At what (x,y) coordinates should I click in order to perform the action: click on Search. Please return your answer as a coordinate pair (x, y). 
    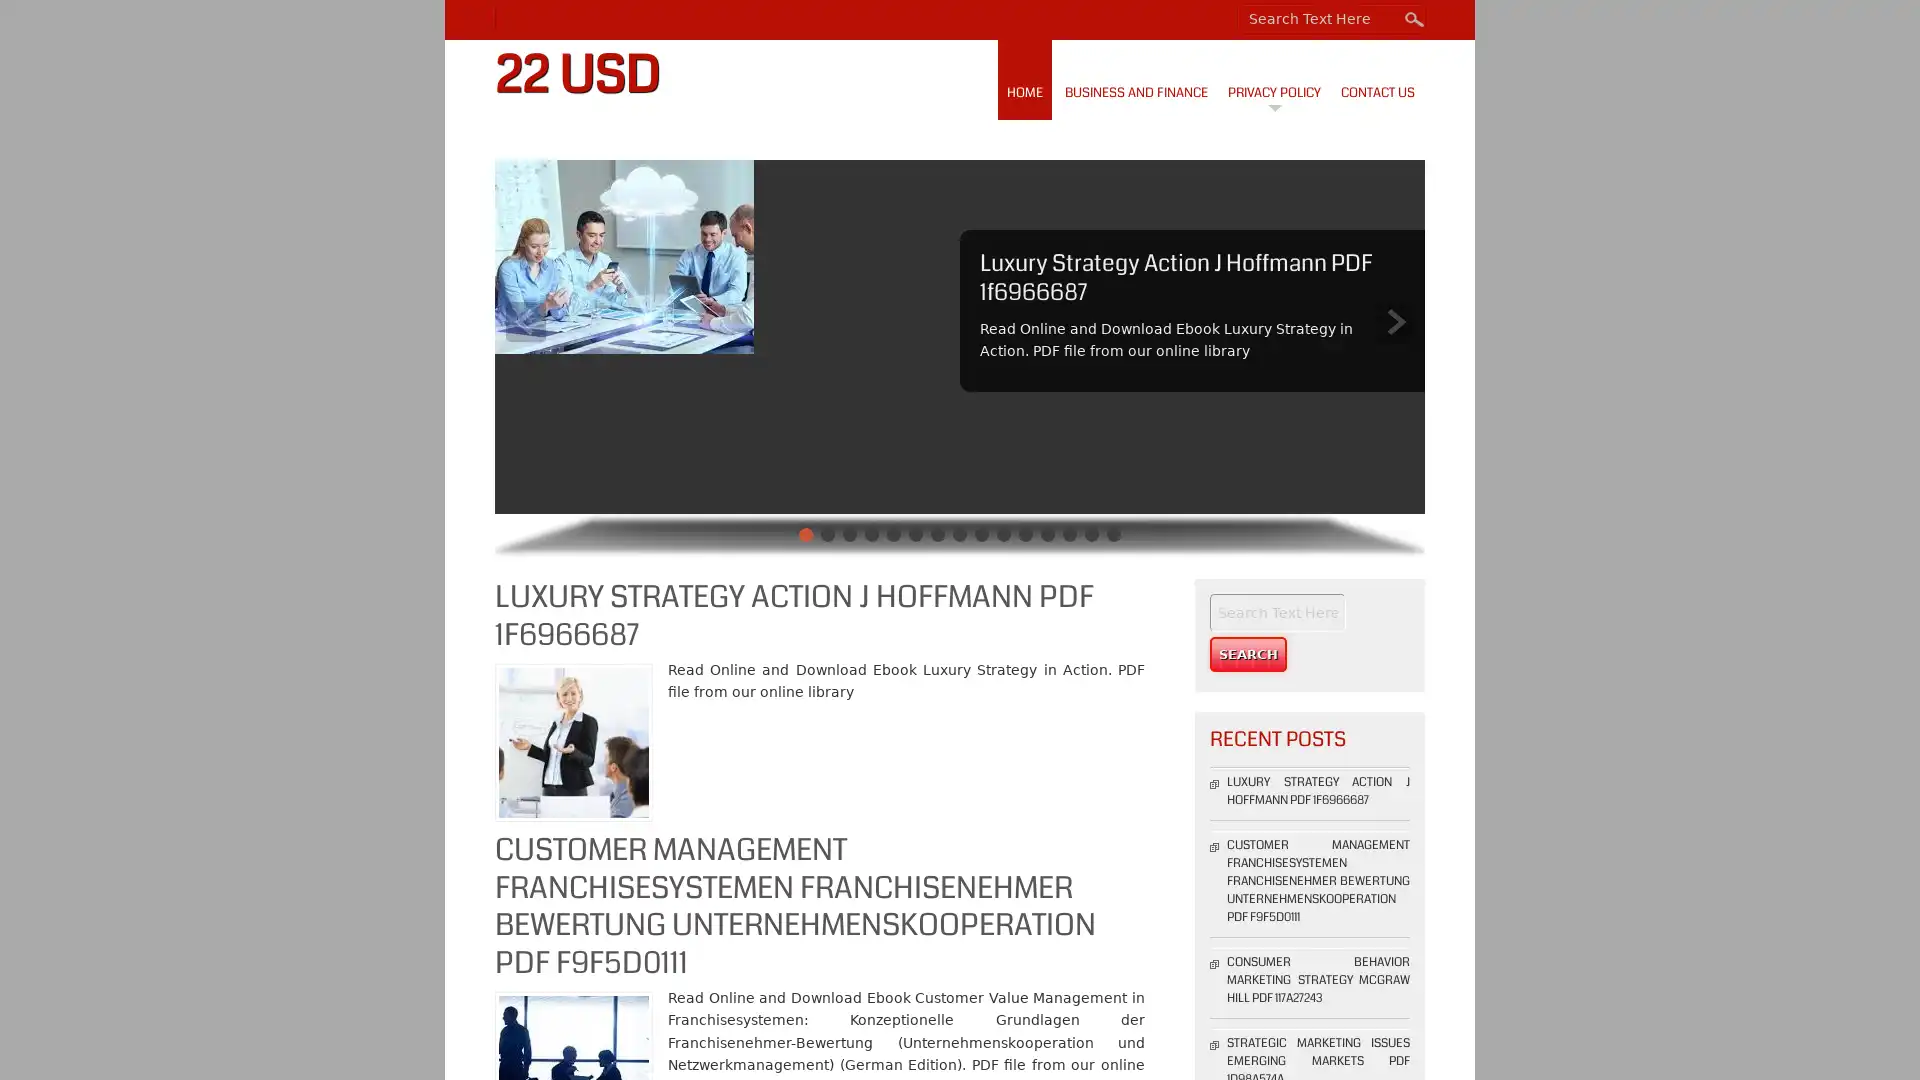
    Looking at the image, I should click on (1247, 654).